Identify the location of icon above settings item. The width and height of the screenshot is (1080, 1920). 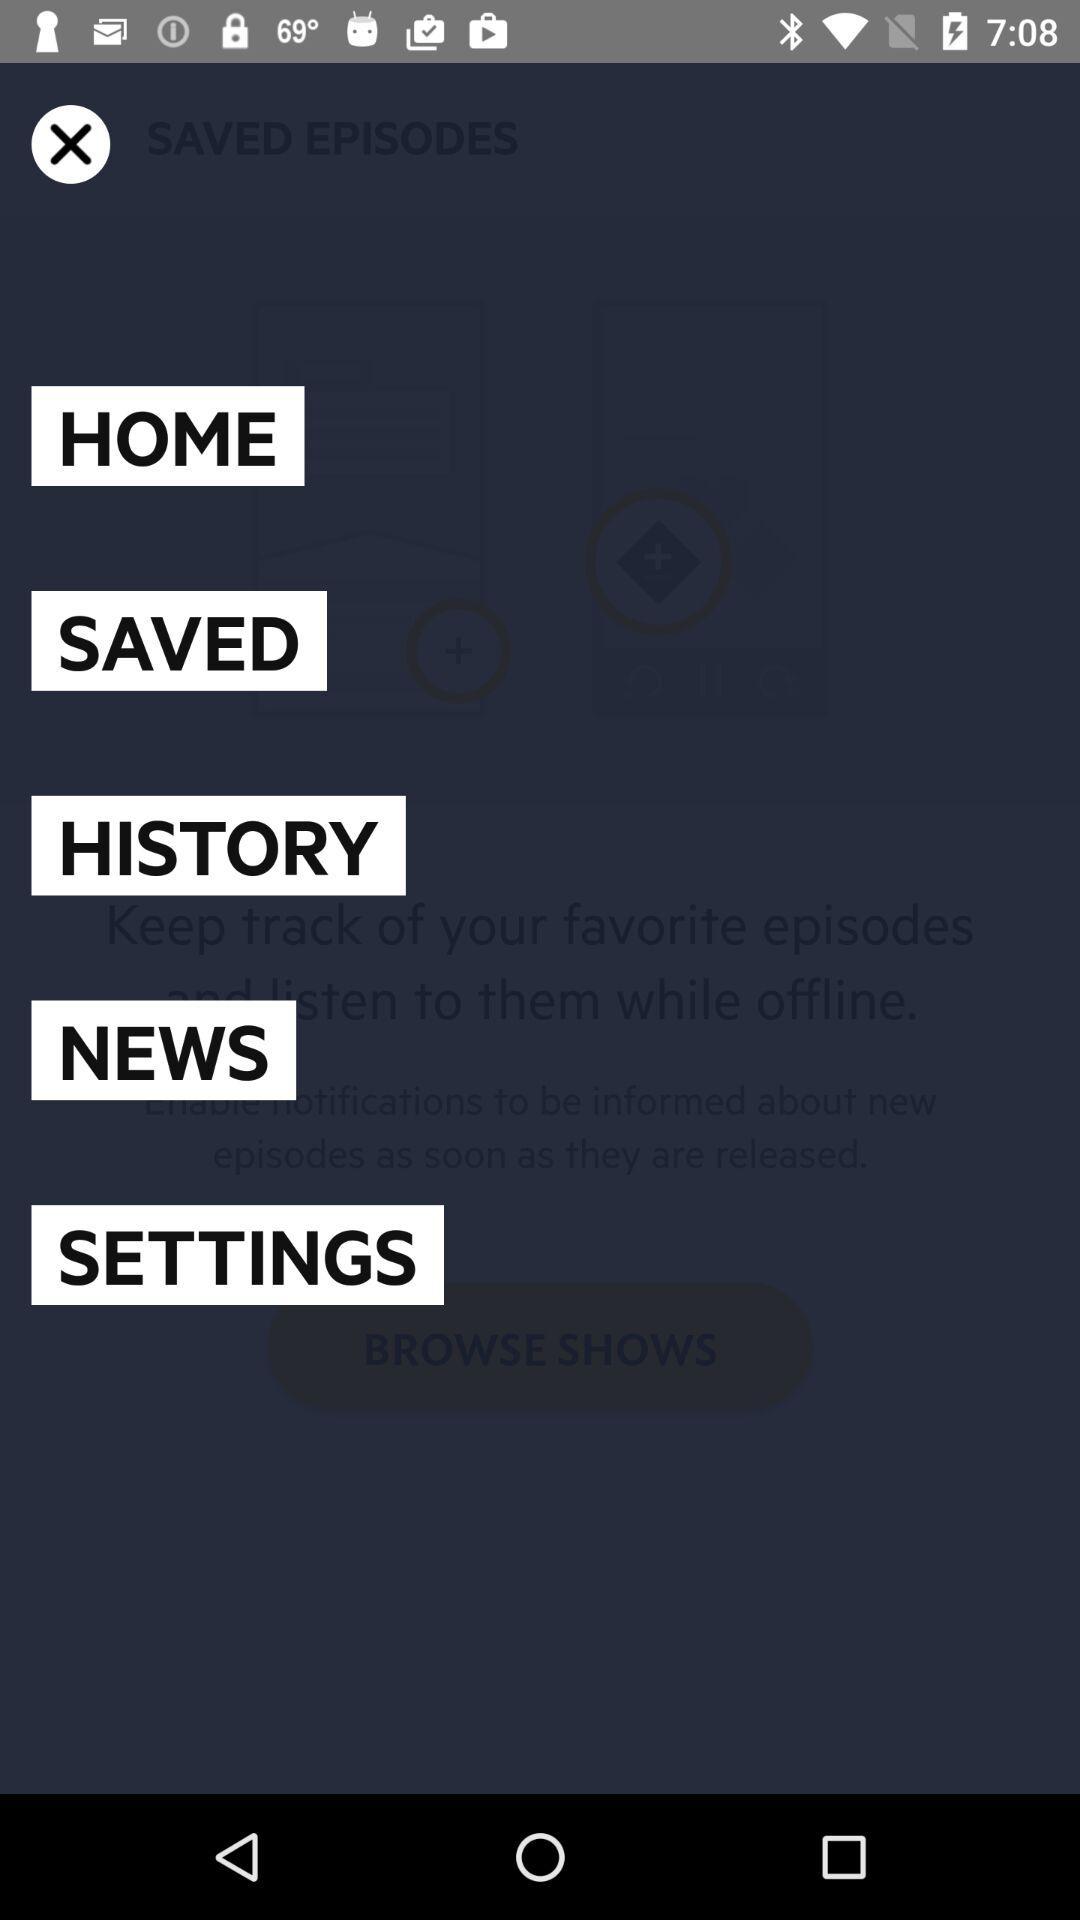
(162, 1049).